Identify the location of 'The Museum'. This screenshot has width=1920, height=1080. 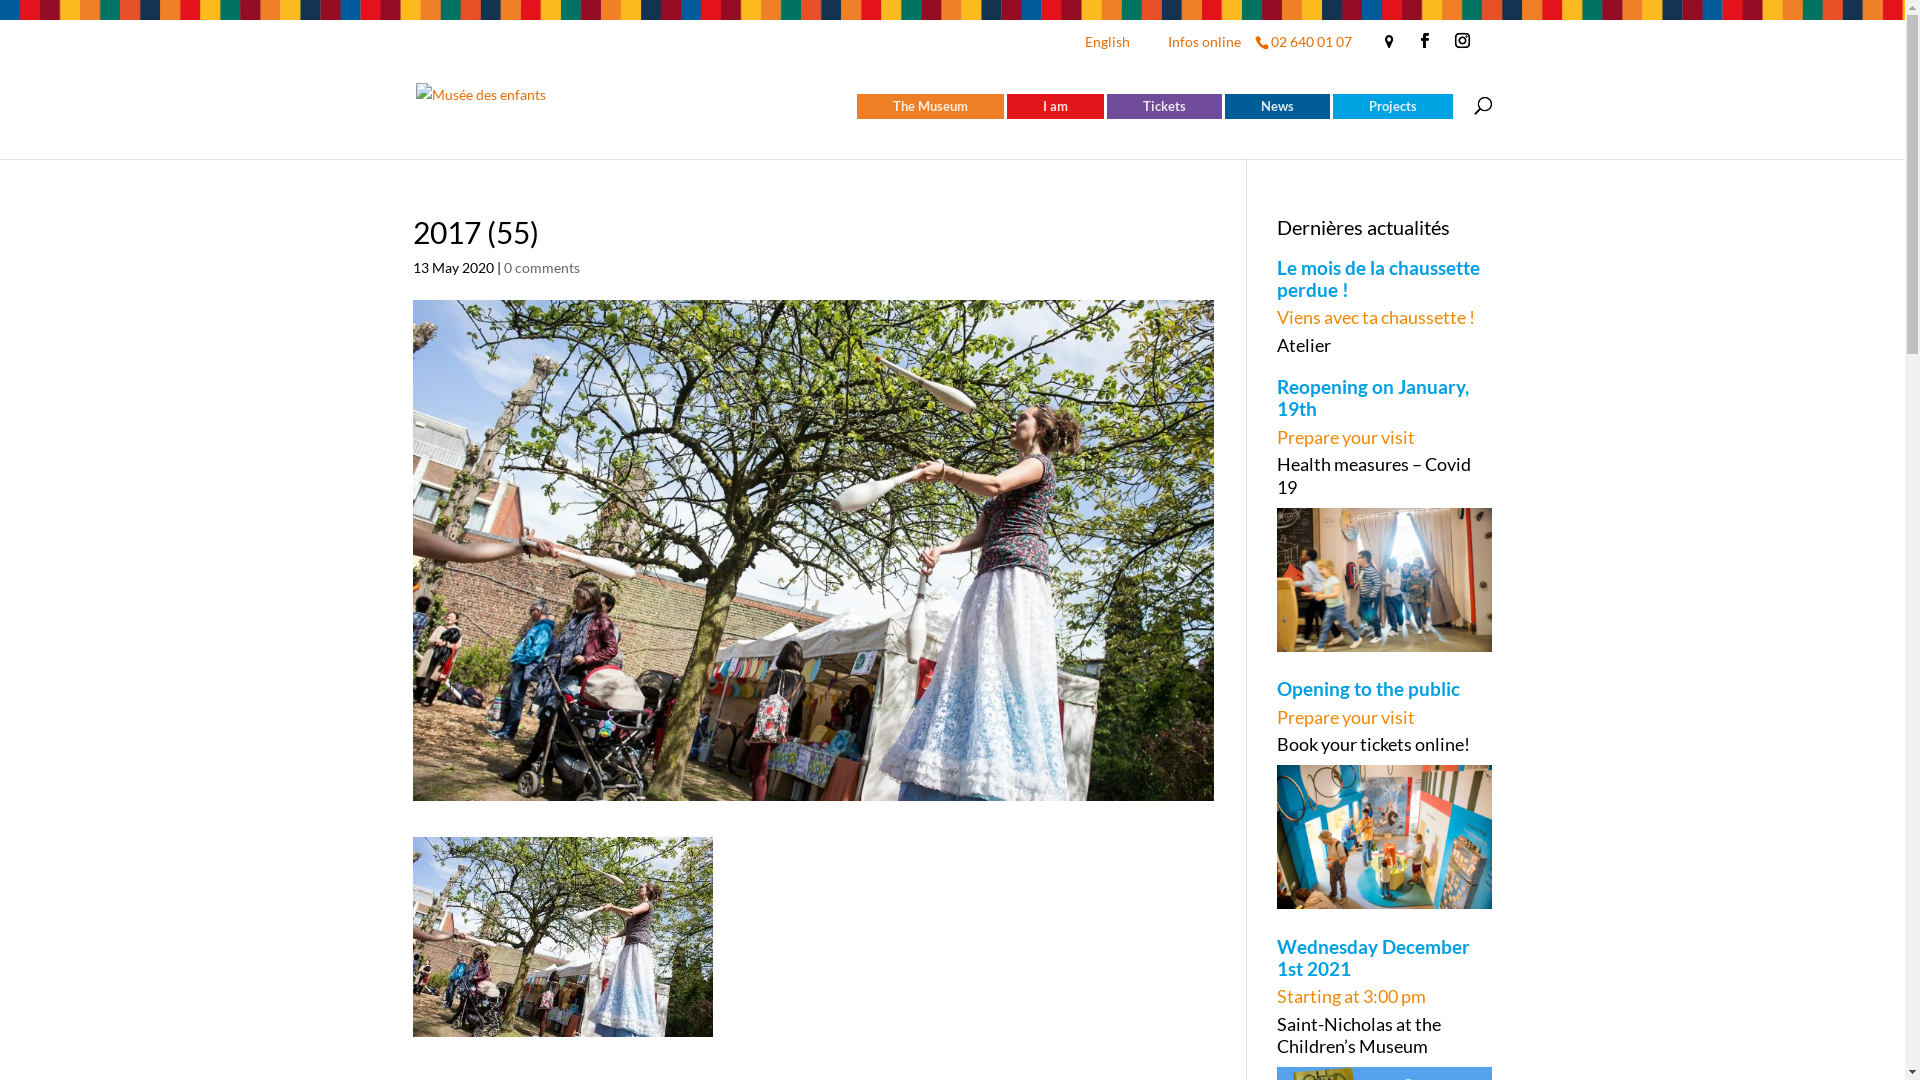
(928, 106).